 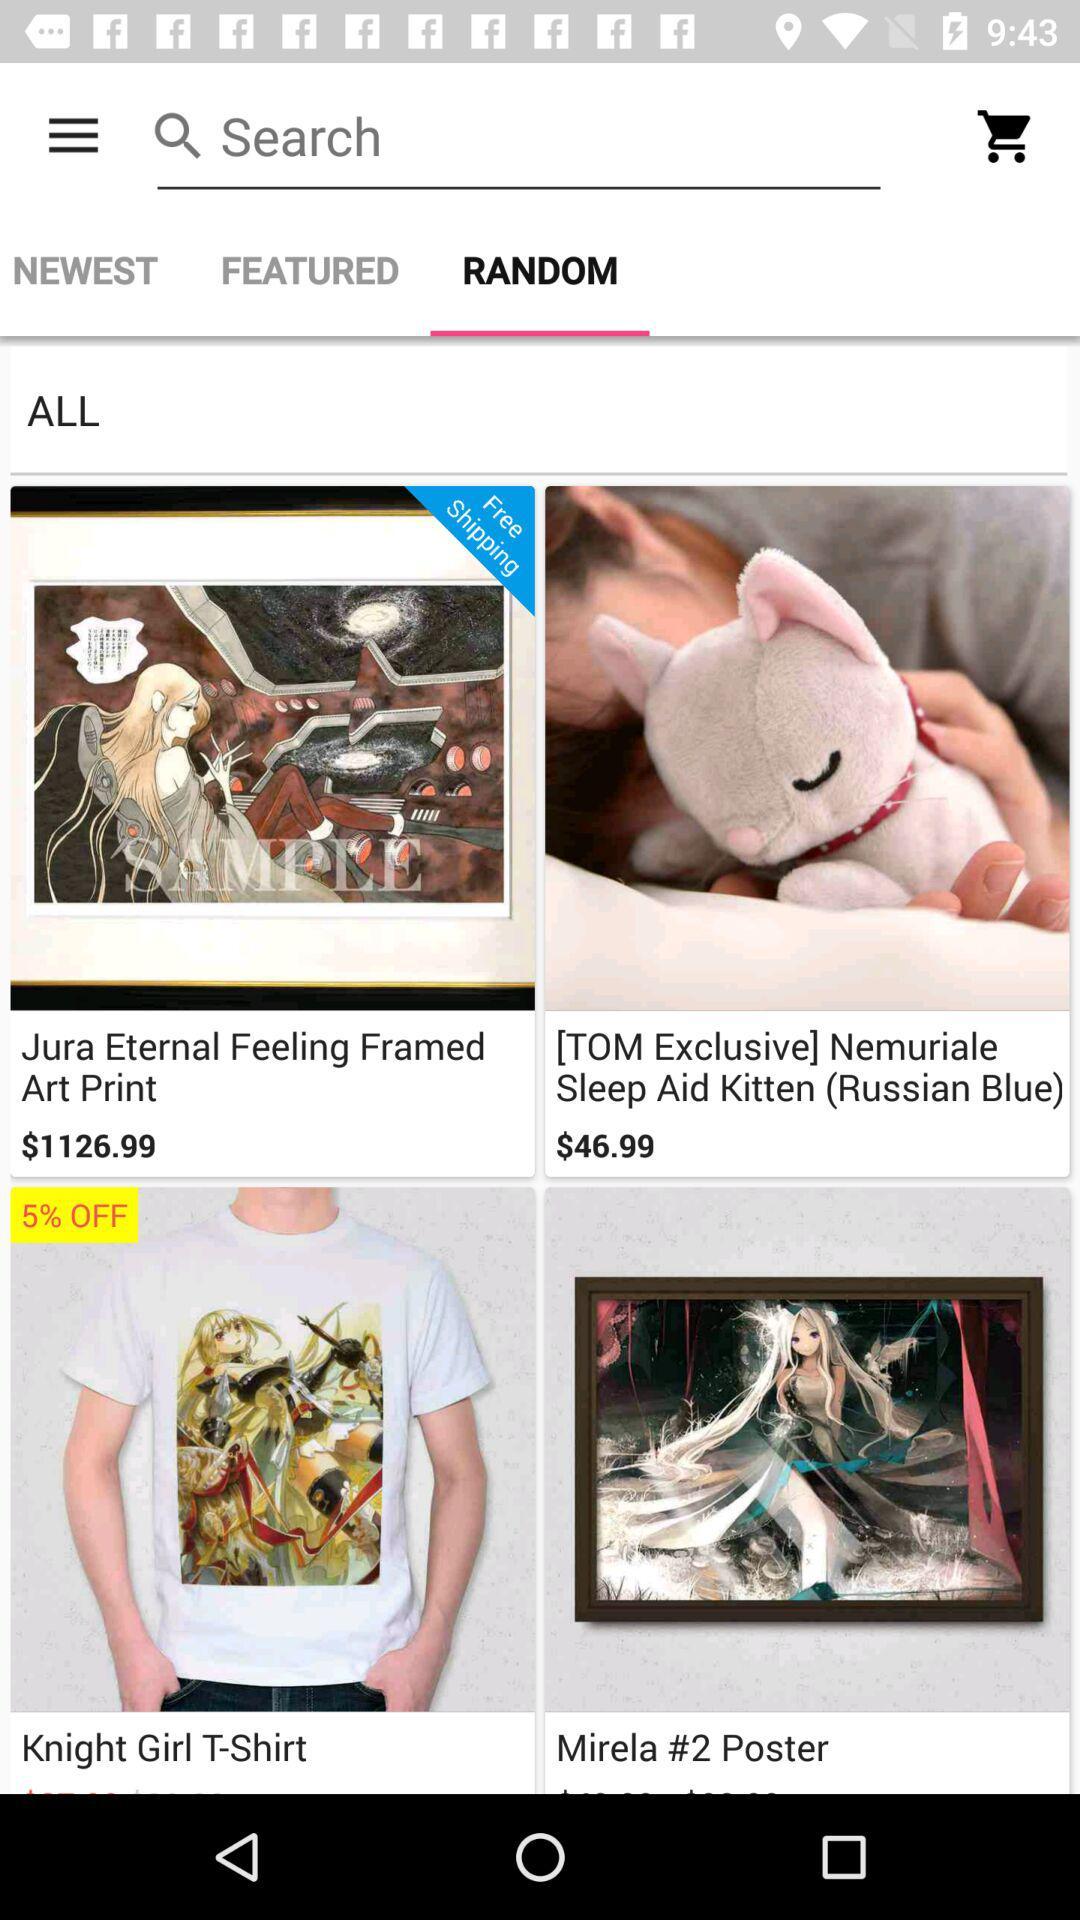 I want to click on the item next to random icon, so click(x=309, y=269).